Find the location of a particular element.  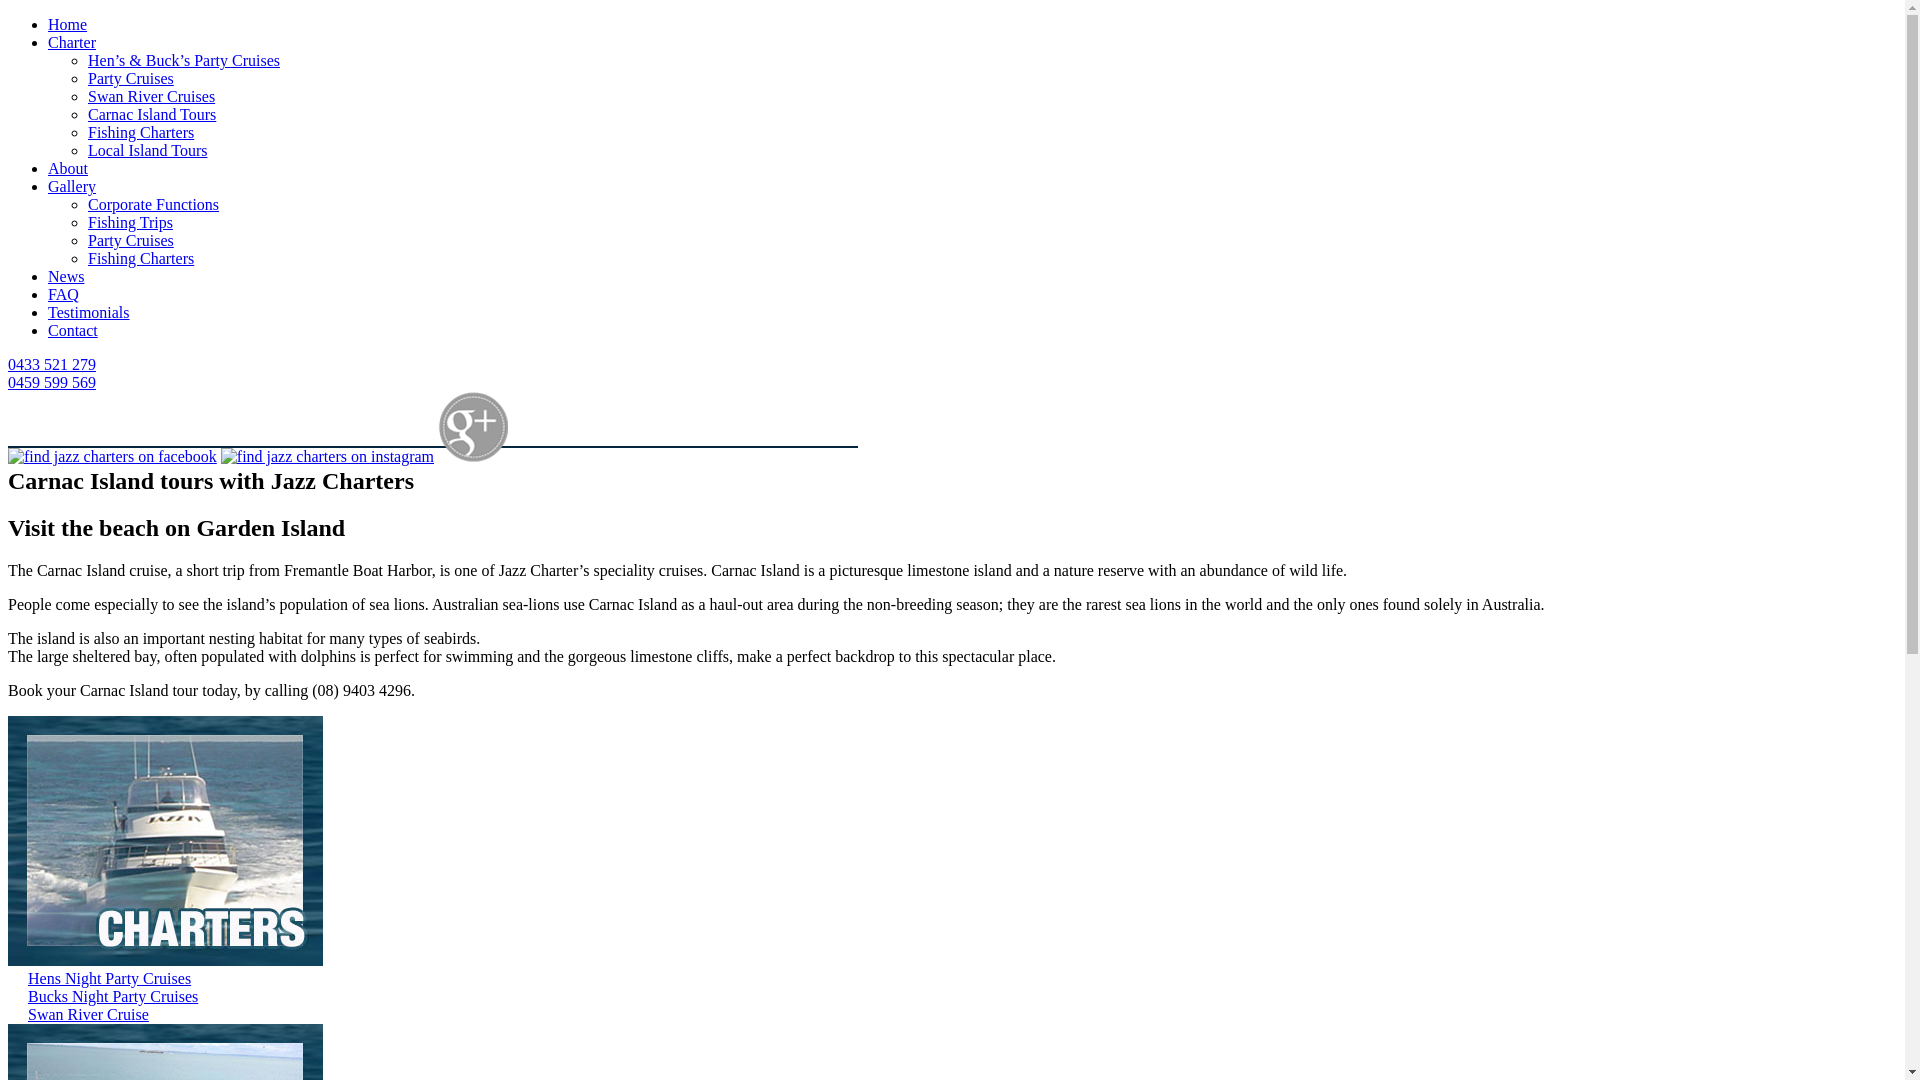

'Hens Night Party Cruises' is located at coordinates (108, 977).